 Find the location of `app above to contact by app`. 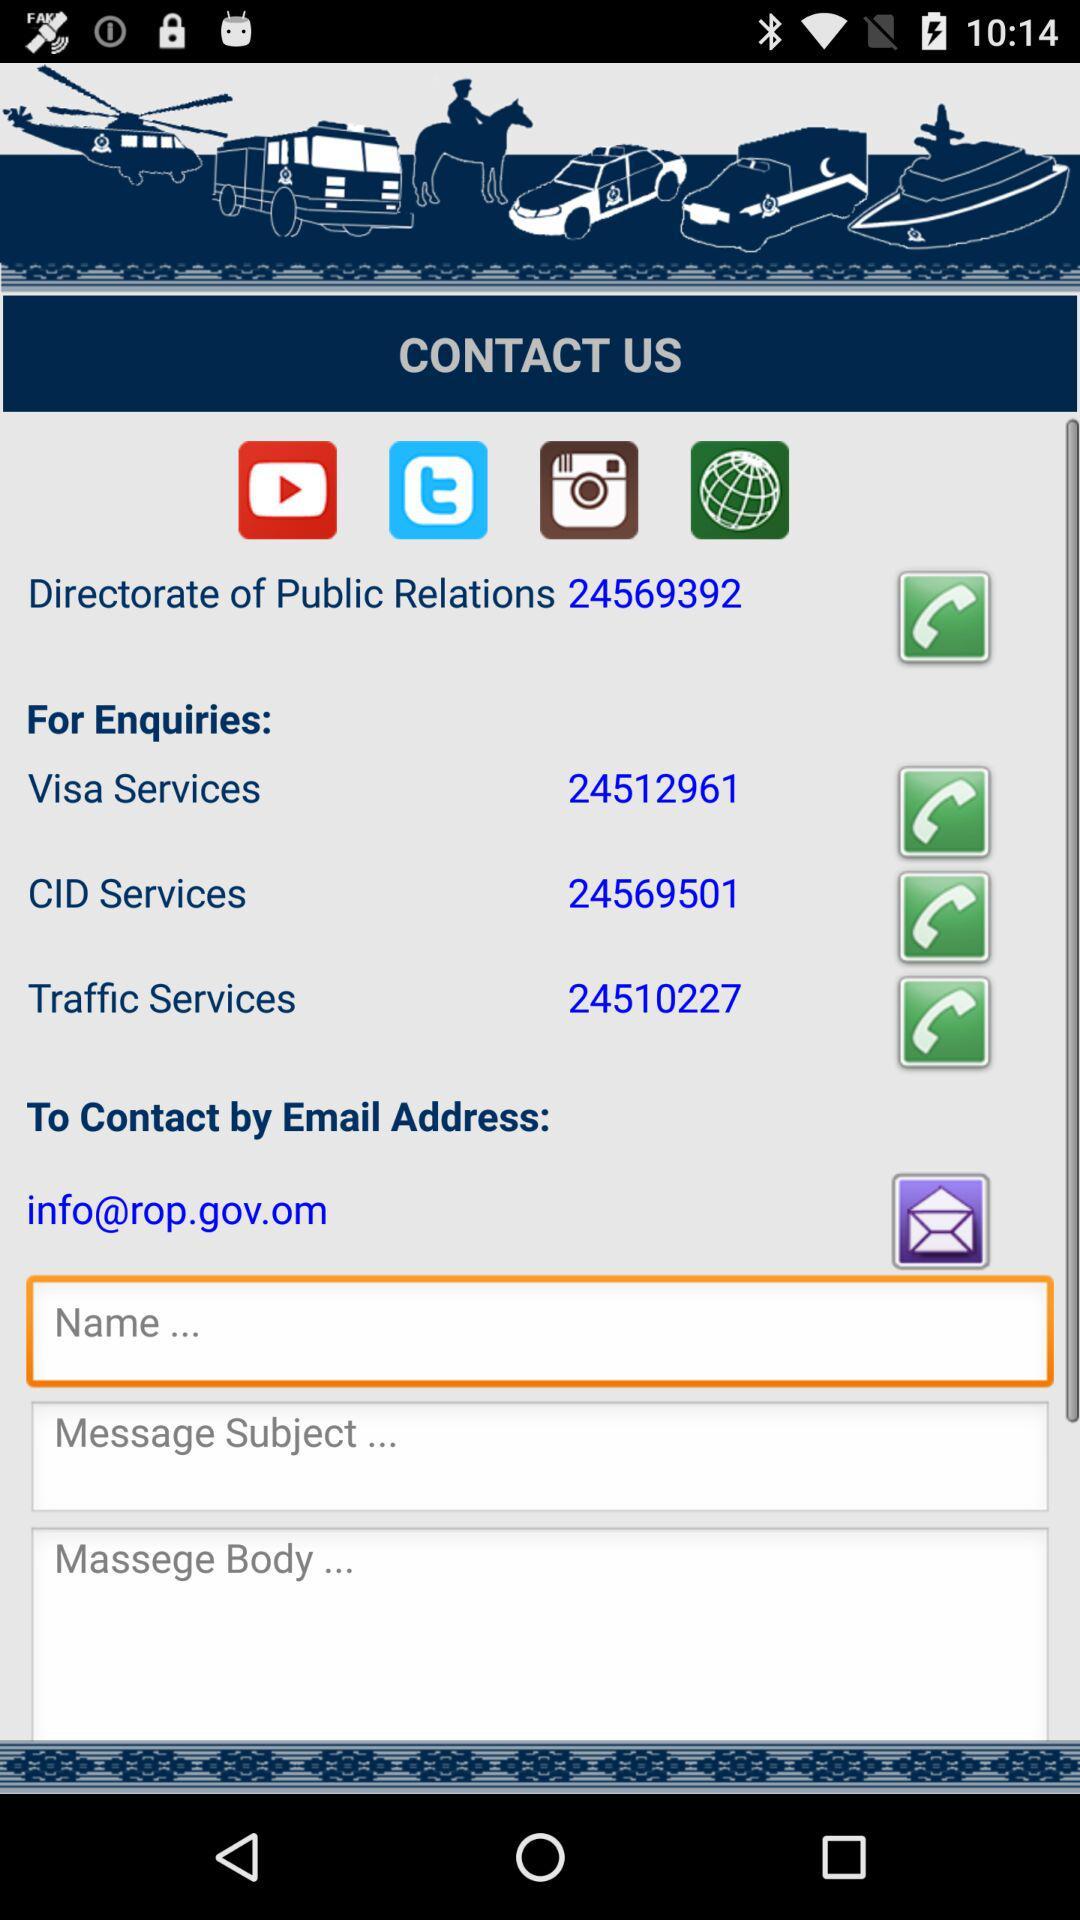

app above to contact by app is located at coordinates (944, 1022).